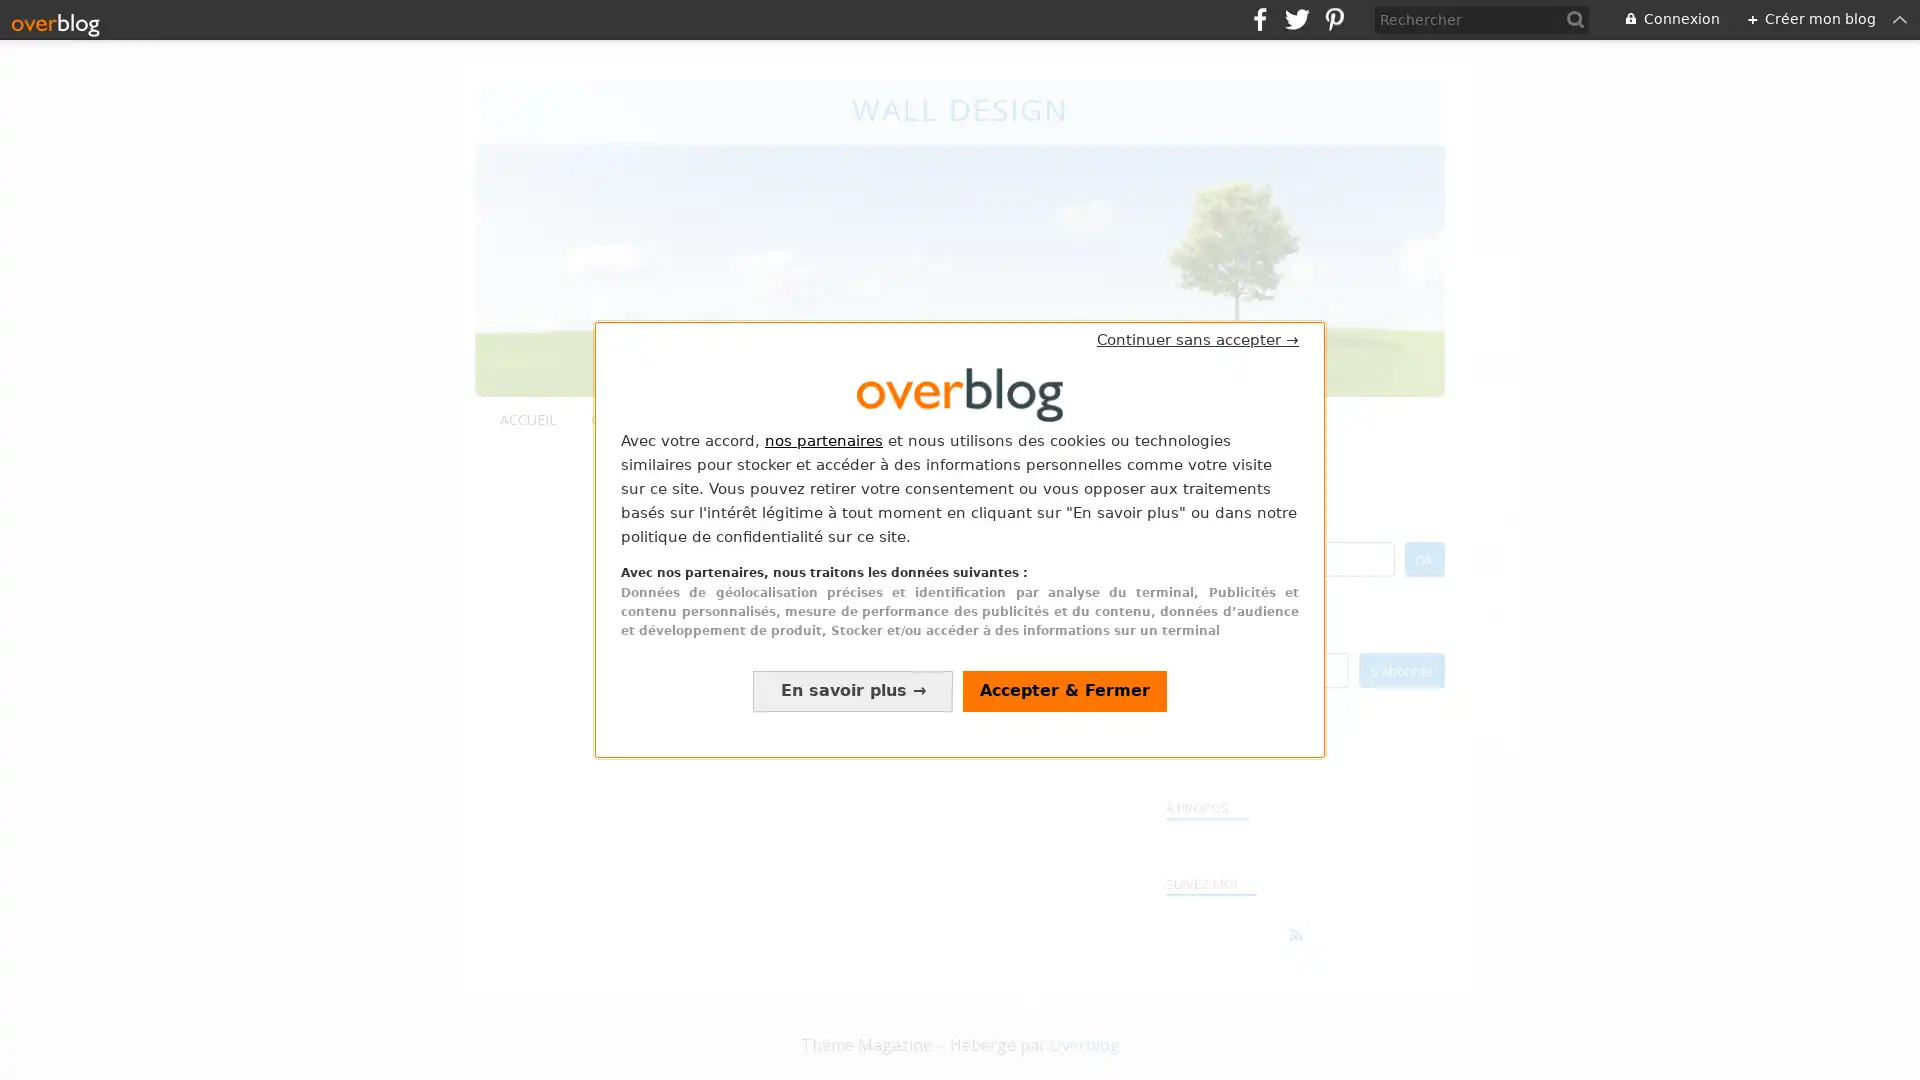 Image resolution: width=1920 pixels, height=1080 pixels. What do you see at coordinates (1424, 558) in the screenshot?
I see `OK` at bounding box center [1424, 558].